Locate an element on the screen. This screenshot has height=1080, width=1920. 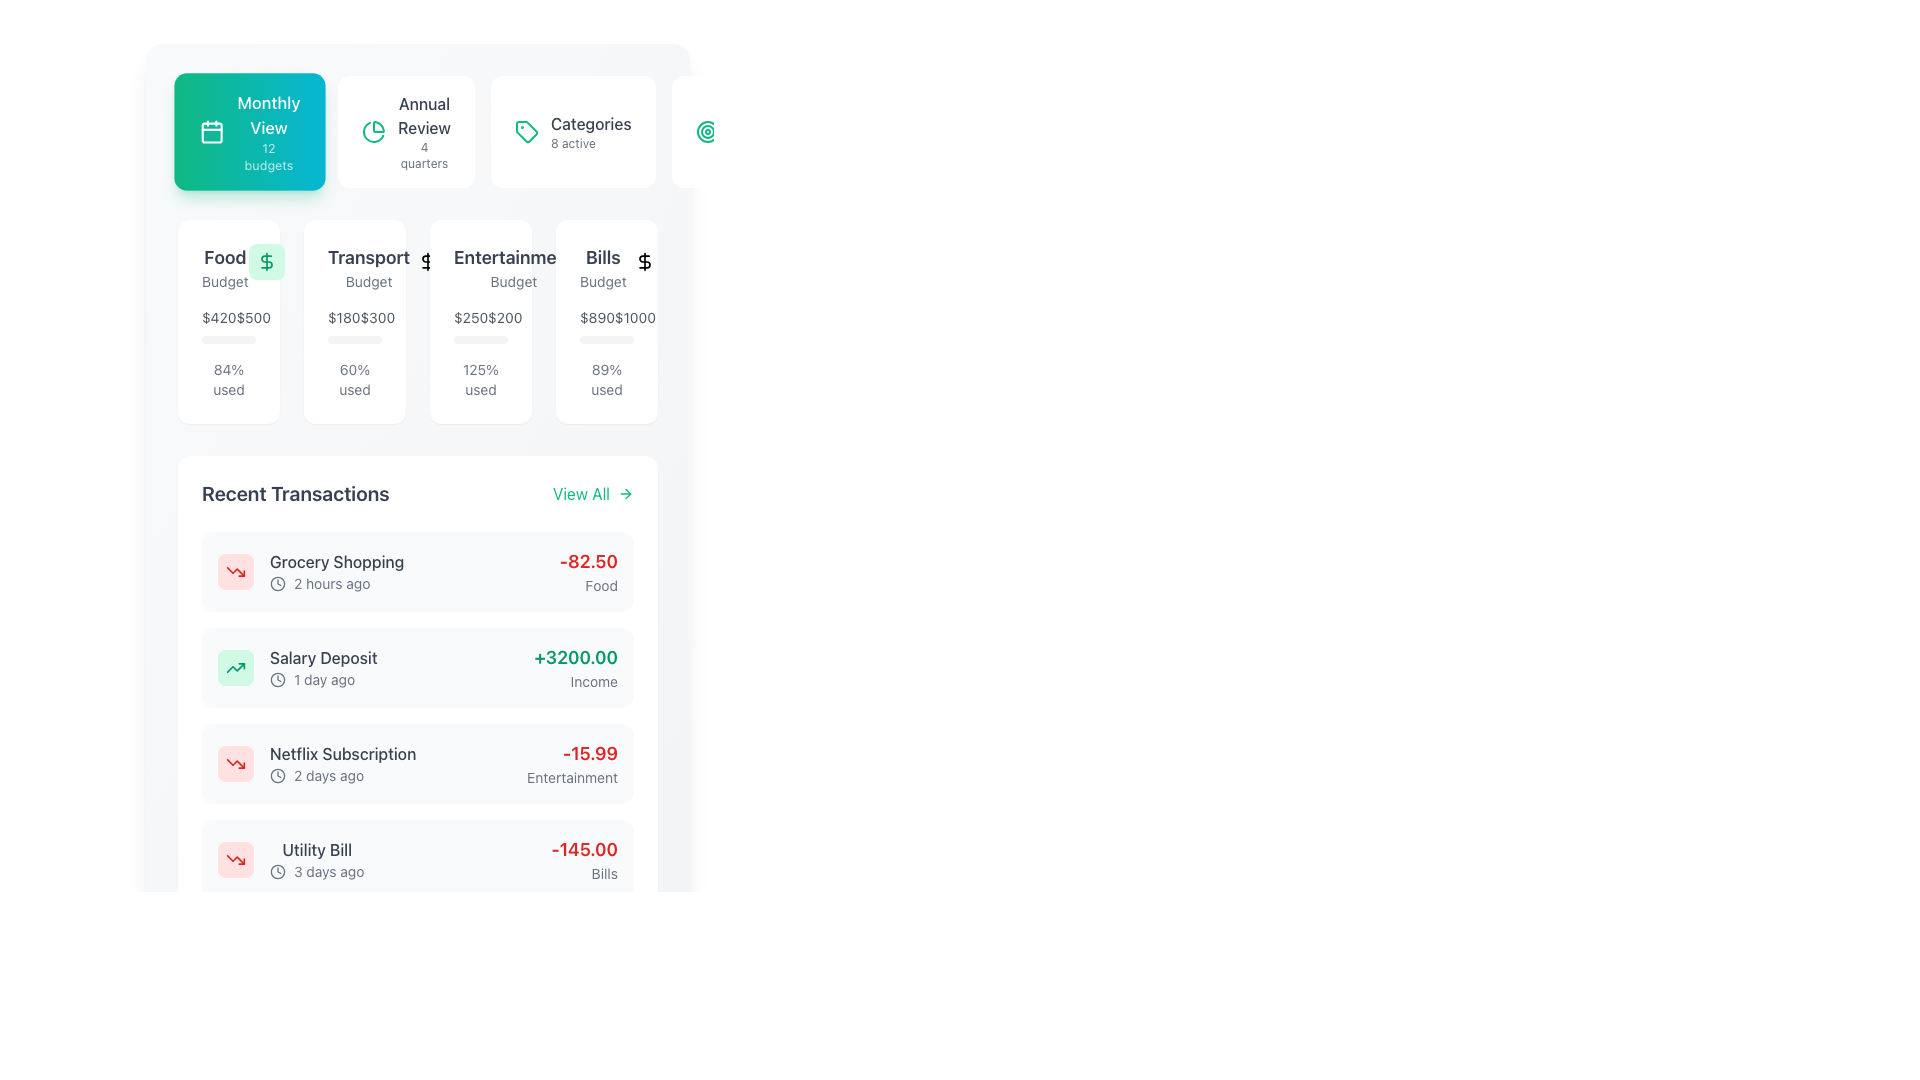
the third entry in the 'Recent Transactions' list titled 'Netflix Subscription' to interact or view details is located at coordinates (316, 763).